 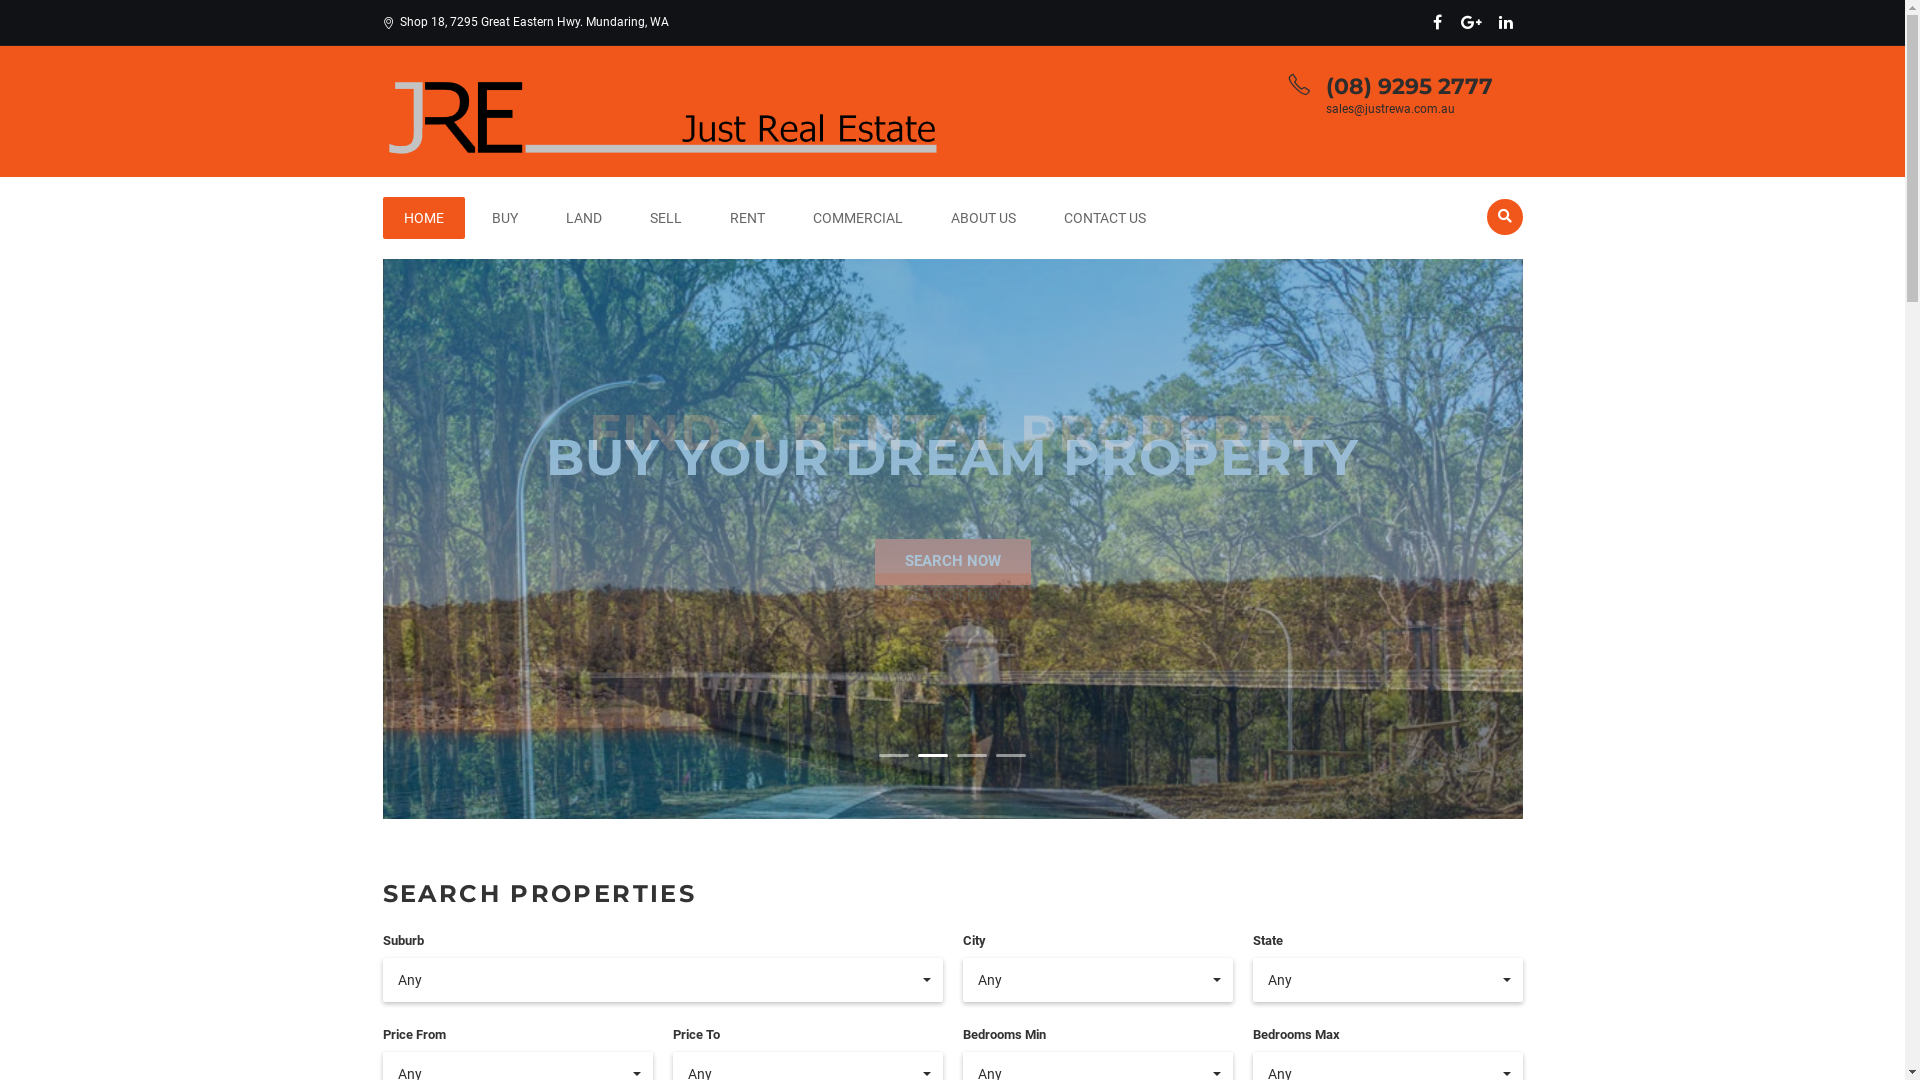 What do you see at coordinates (581, 218) in the screenshot?
I see `'LAND'` at bounding box center [581, 218].